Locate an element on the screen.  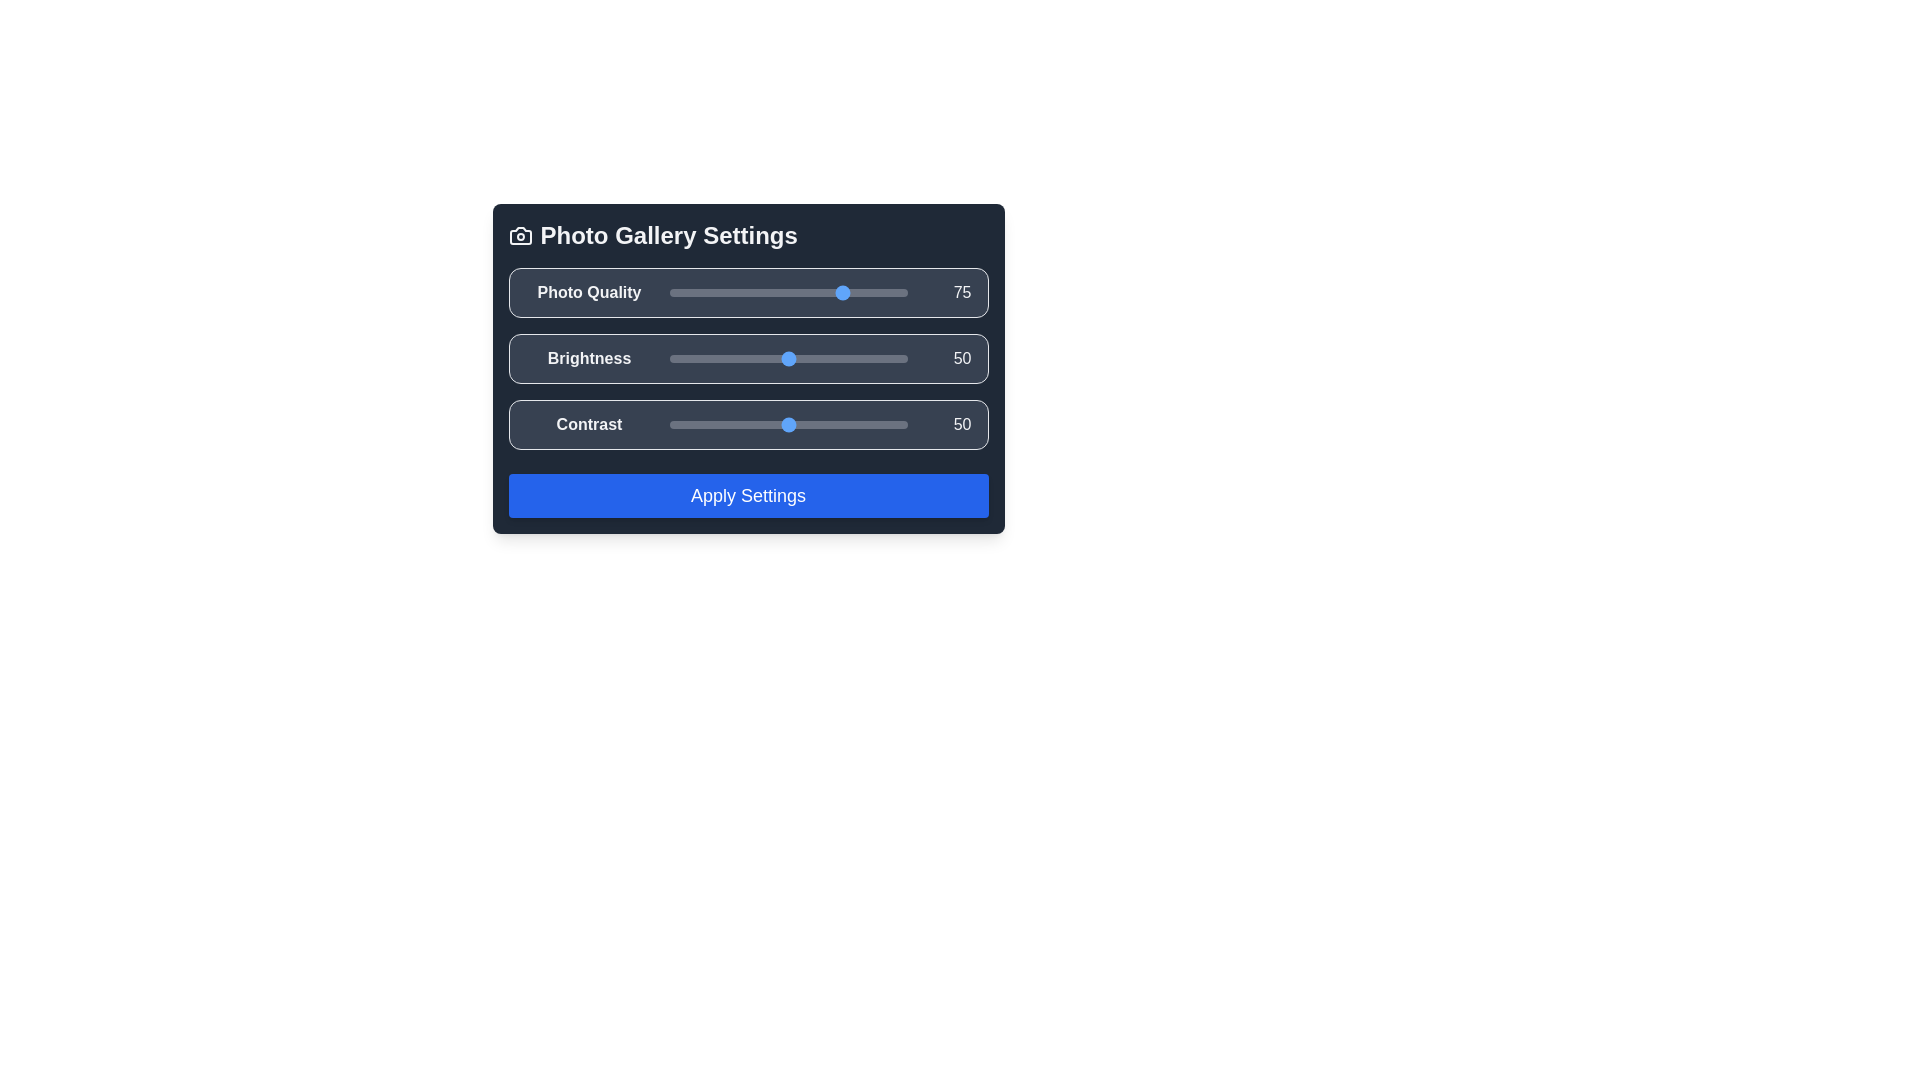
the photo quality is located at coordinates (740, 293).